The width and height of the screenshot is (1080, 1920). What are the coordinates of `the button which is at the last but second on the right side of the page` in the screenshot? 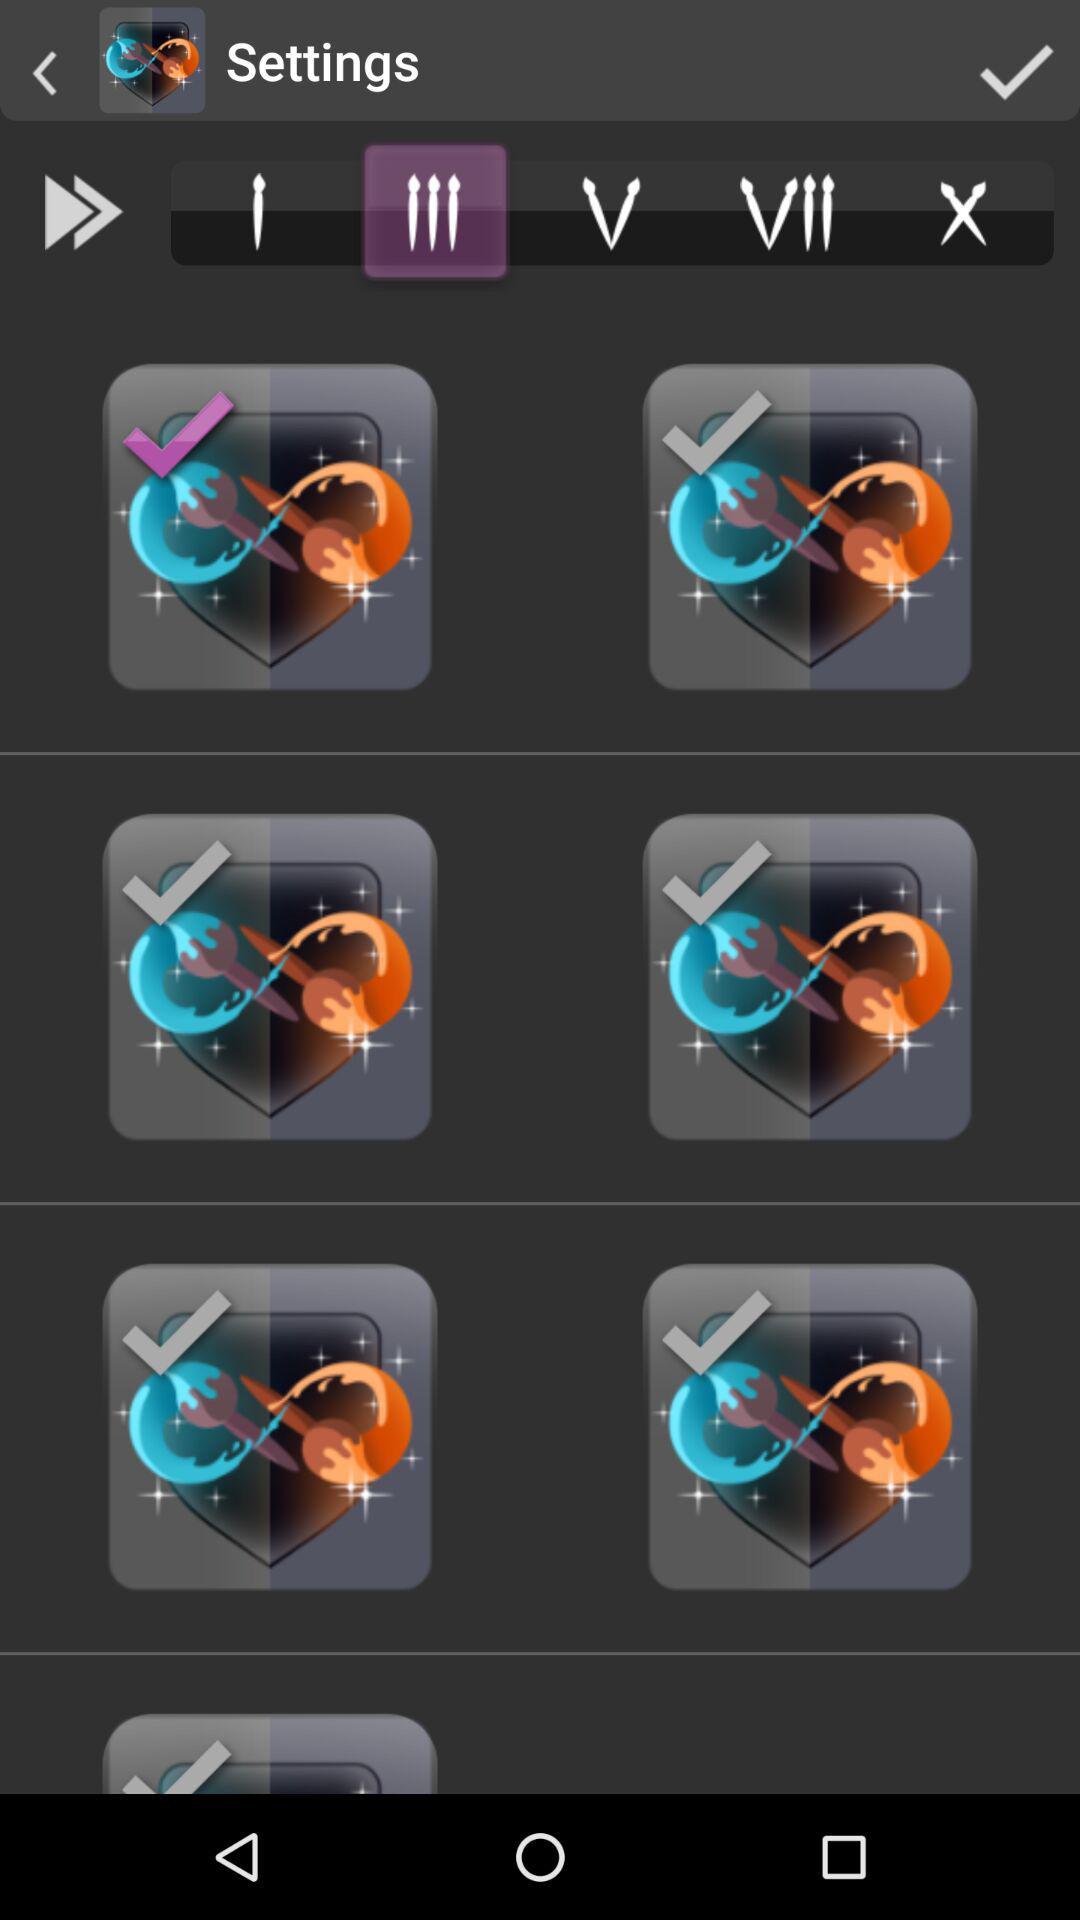 It's located at (810, 528).